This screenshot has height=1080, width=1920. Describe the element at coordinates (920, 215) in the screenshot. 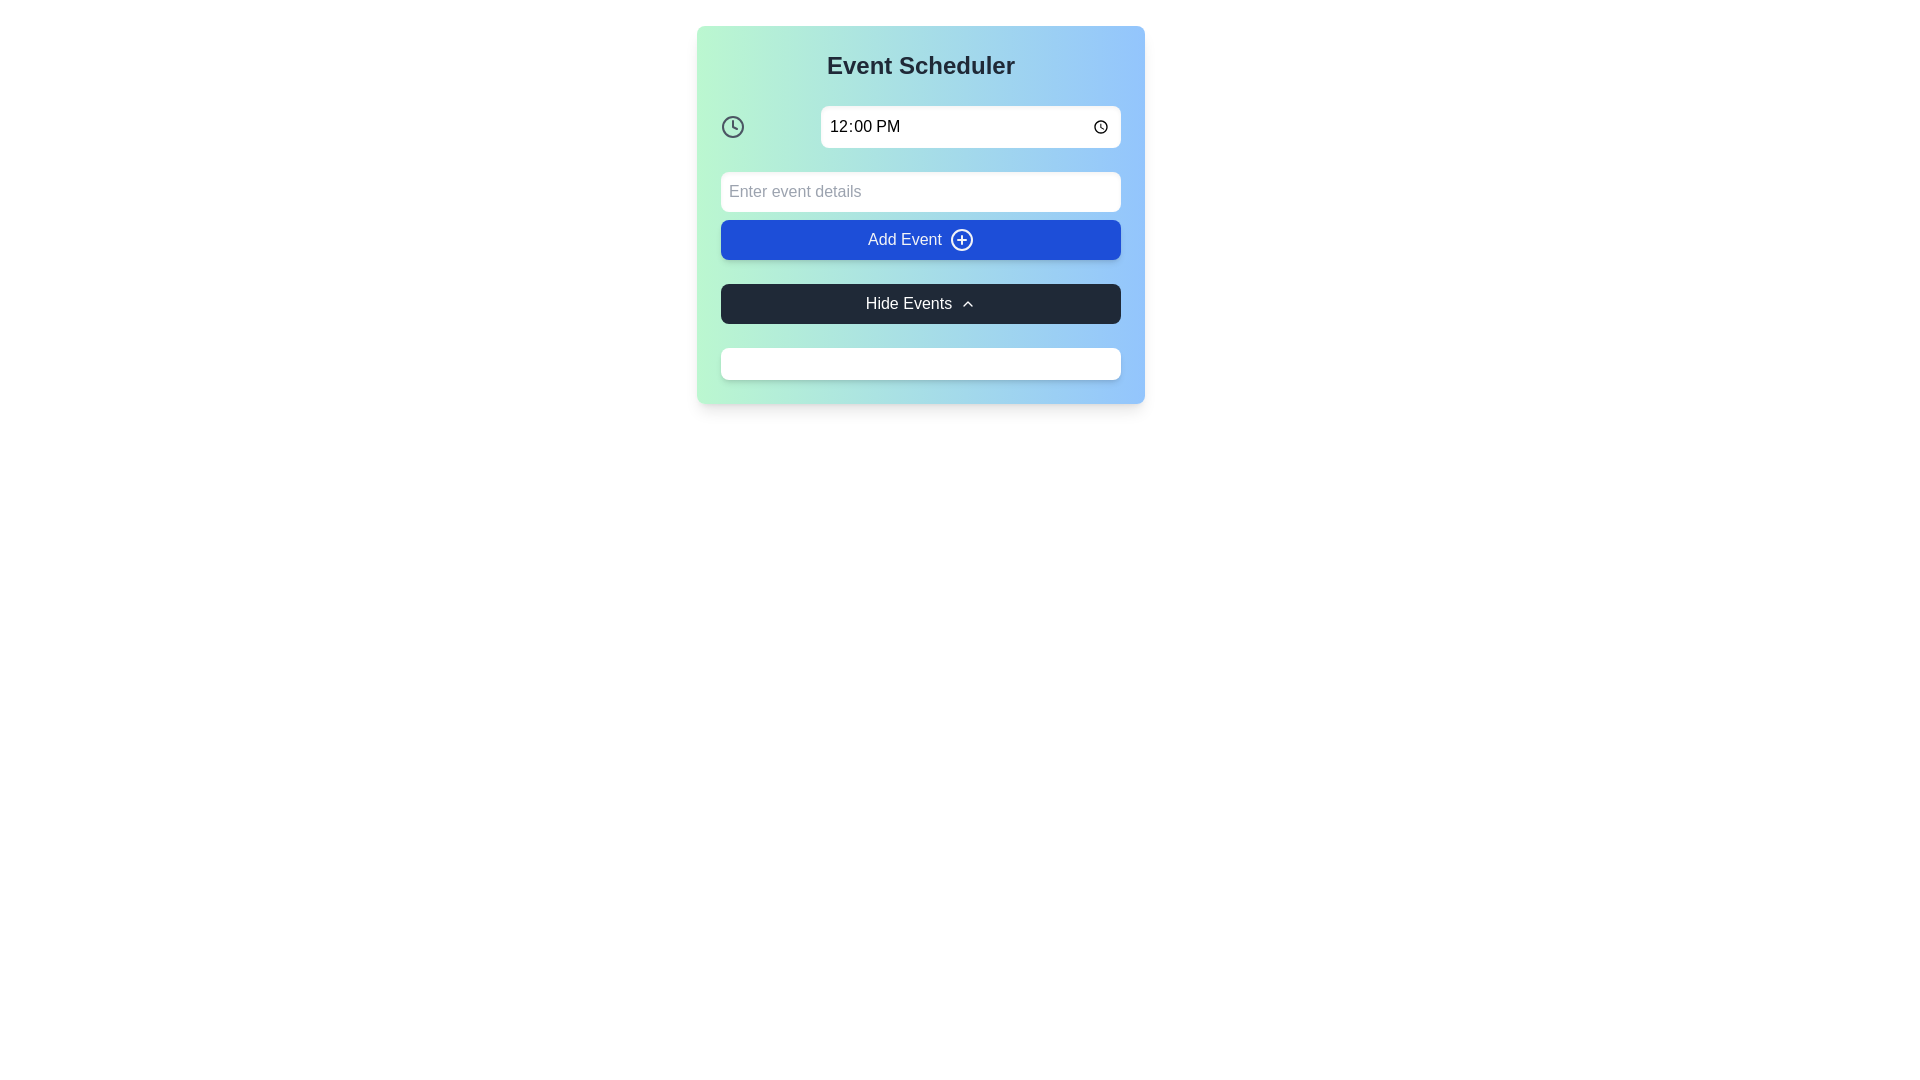

I see `the 'Add Event' button, which is a vibrant blue rectangular button with white text and a '+' icon, located within the 'Event Scheduler' card` at that location.